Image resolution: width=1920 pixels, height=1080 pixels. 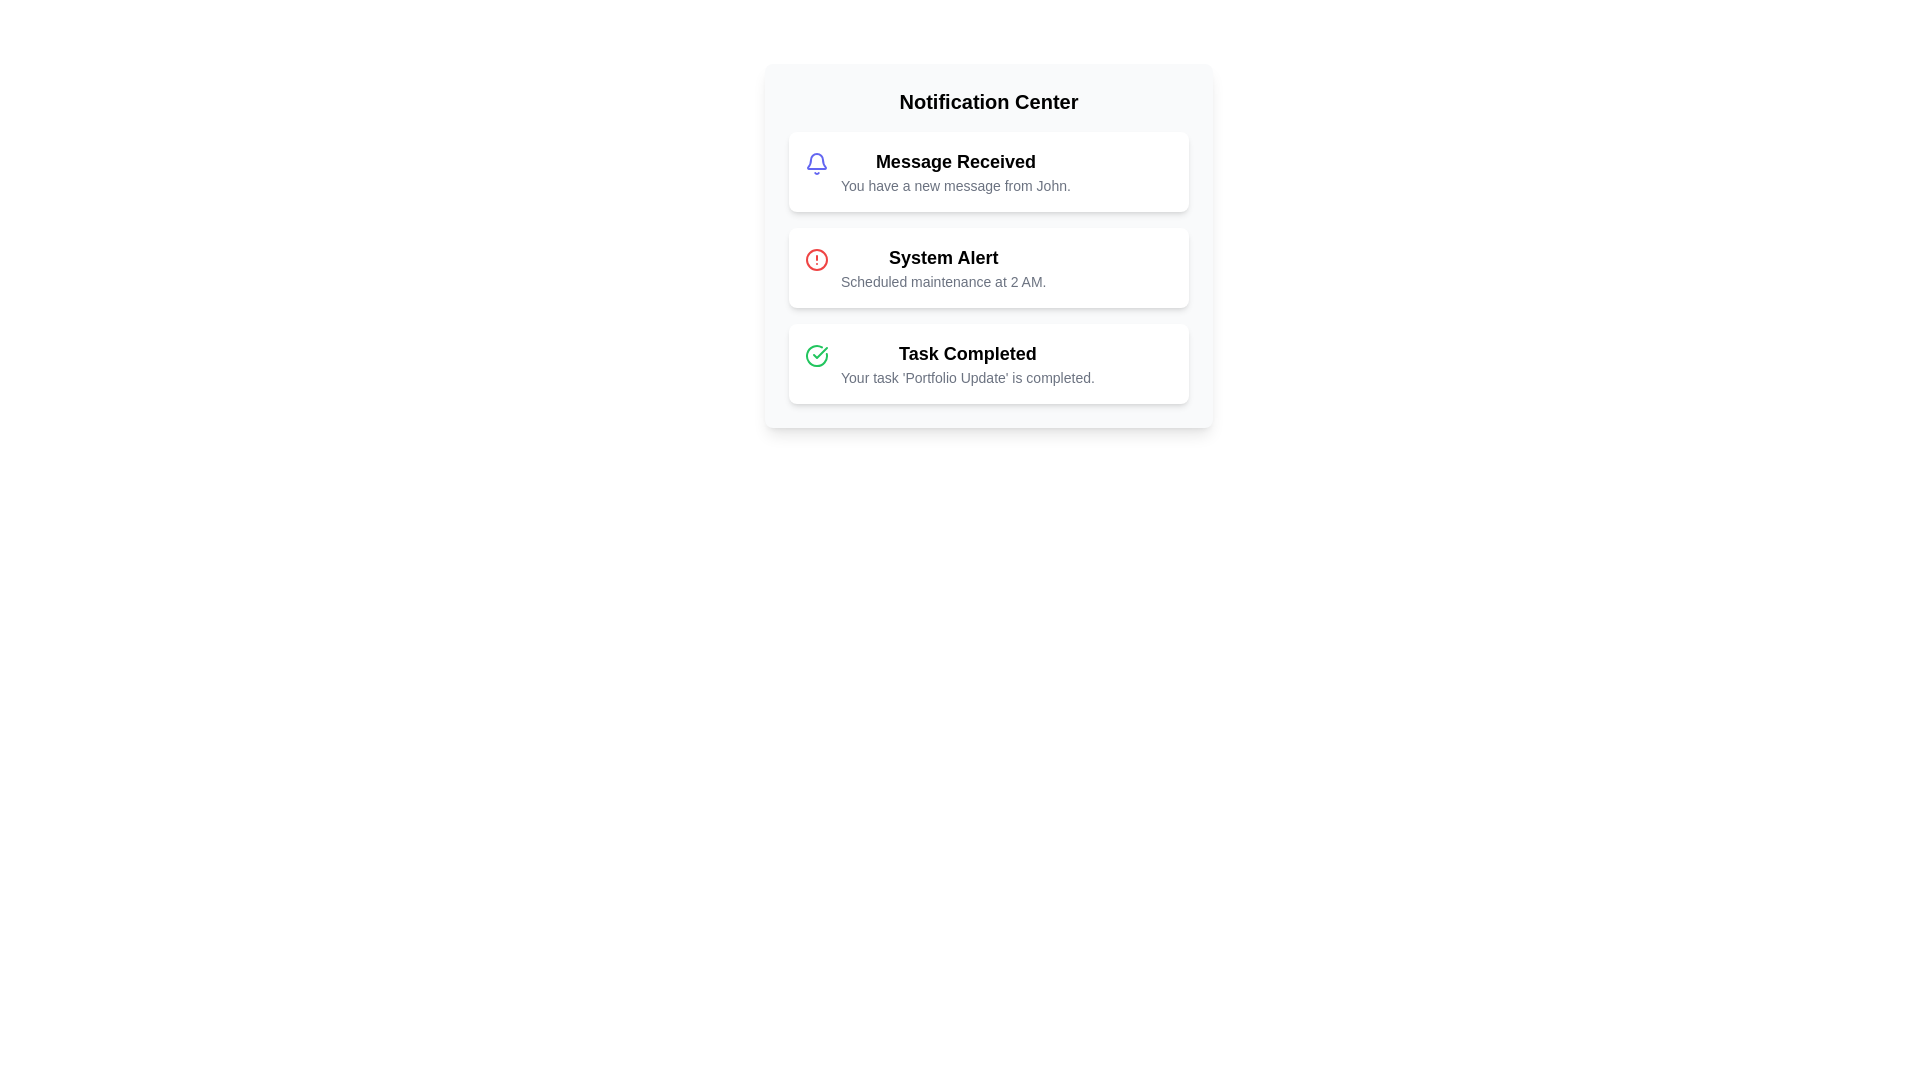 I want to click on the icon associated with the notification's status for Task Completed, so click(x=816, y=354).